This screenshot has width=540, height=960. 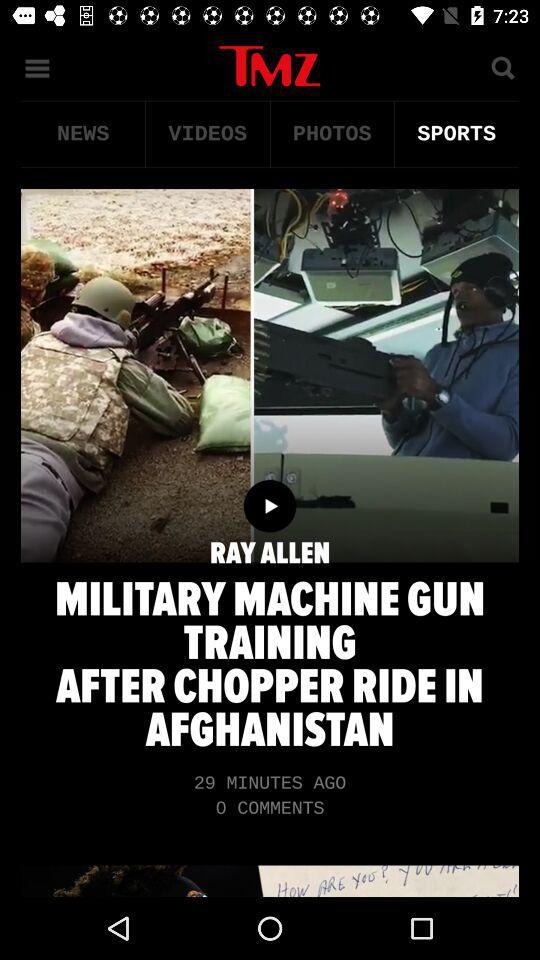 What do you see at coordinates (206, 133) in the screenshot?
I see `icon to the right of the news item` at bounding box center [206, 133].